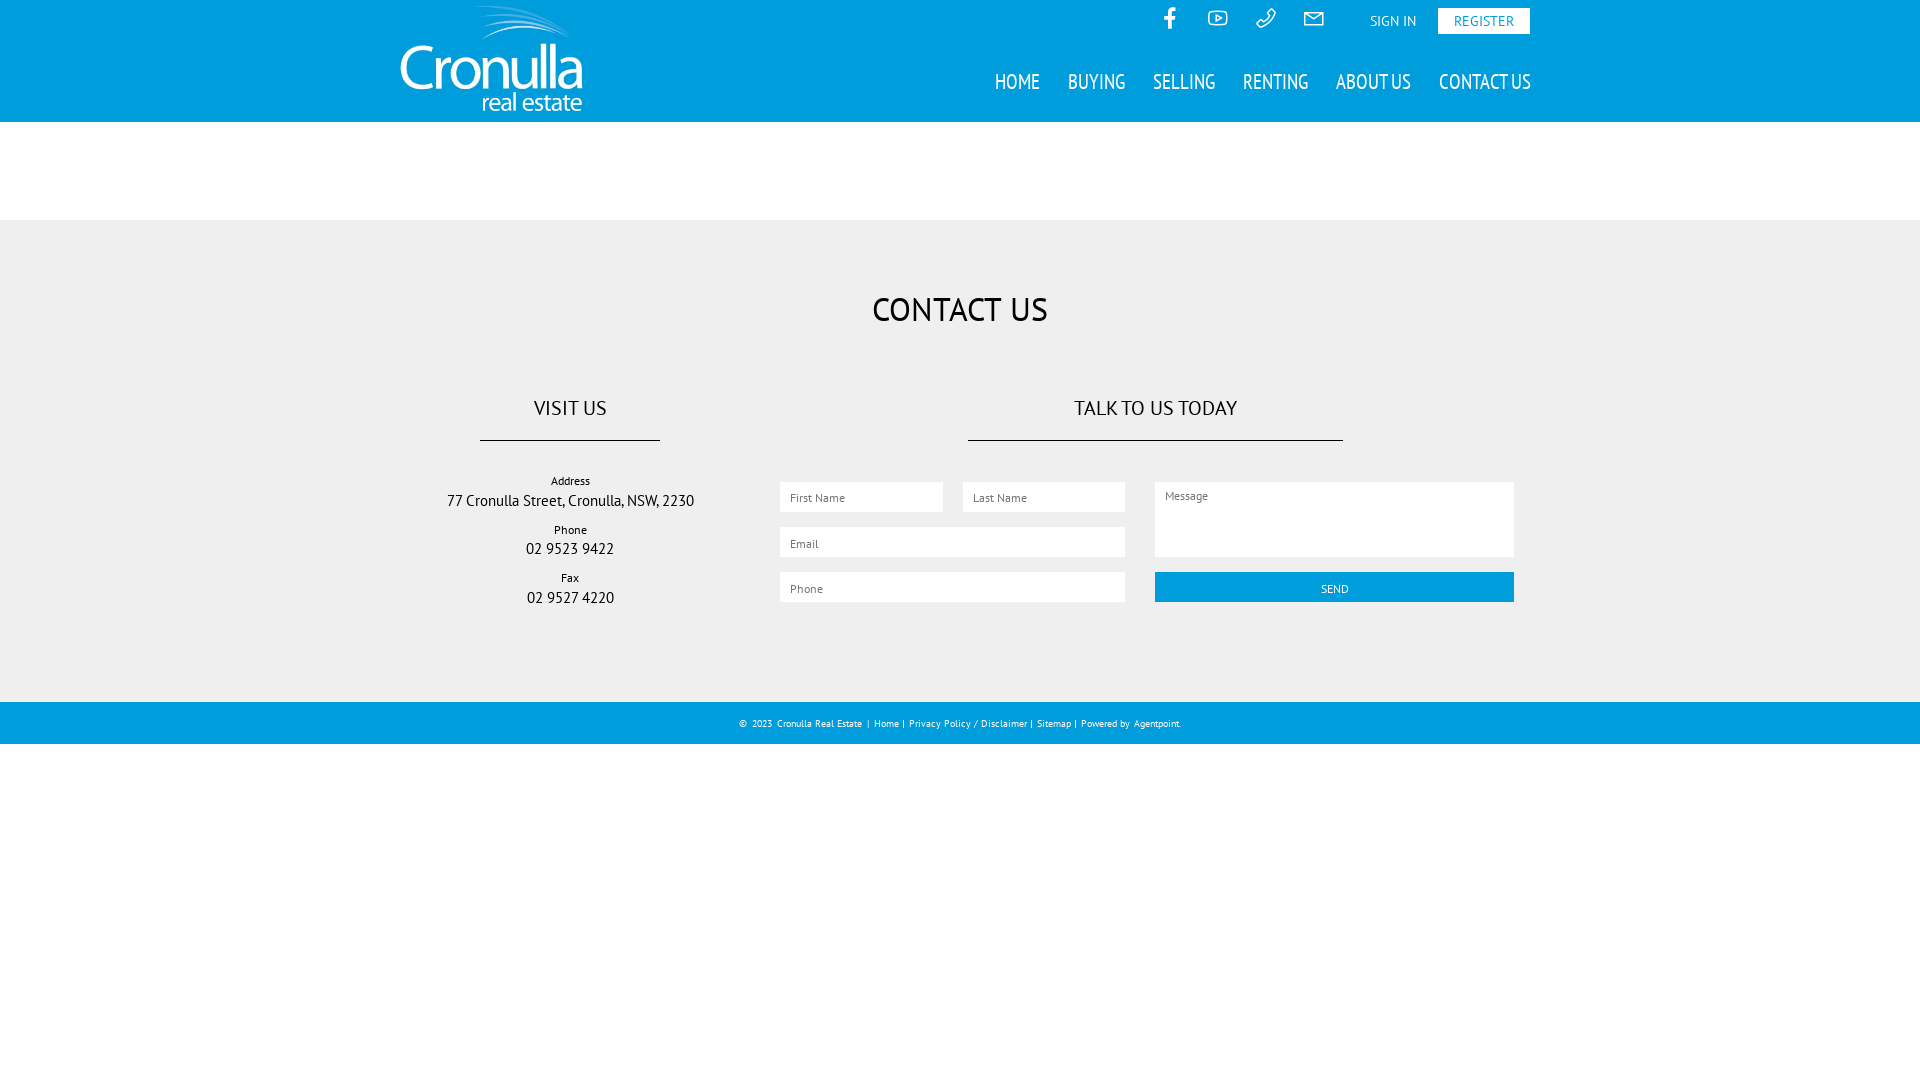 Image resolution: width=1920 pixels, height=1080 pixels. Describe the element at coordinates (1053, 723) in the screenshot. I see `'Sitemap'` at that location.